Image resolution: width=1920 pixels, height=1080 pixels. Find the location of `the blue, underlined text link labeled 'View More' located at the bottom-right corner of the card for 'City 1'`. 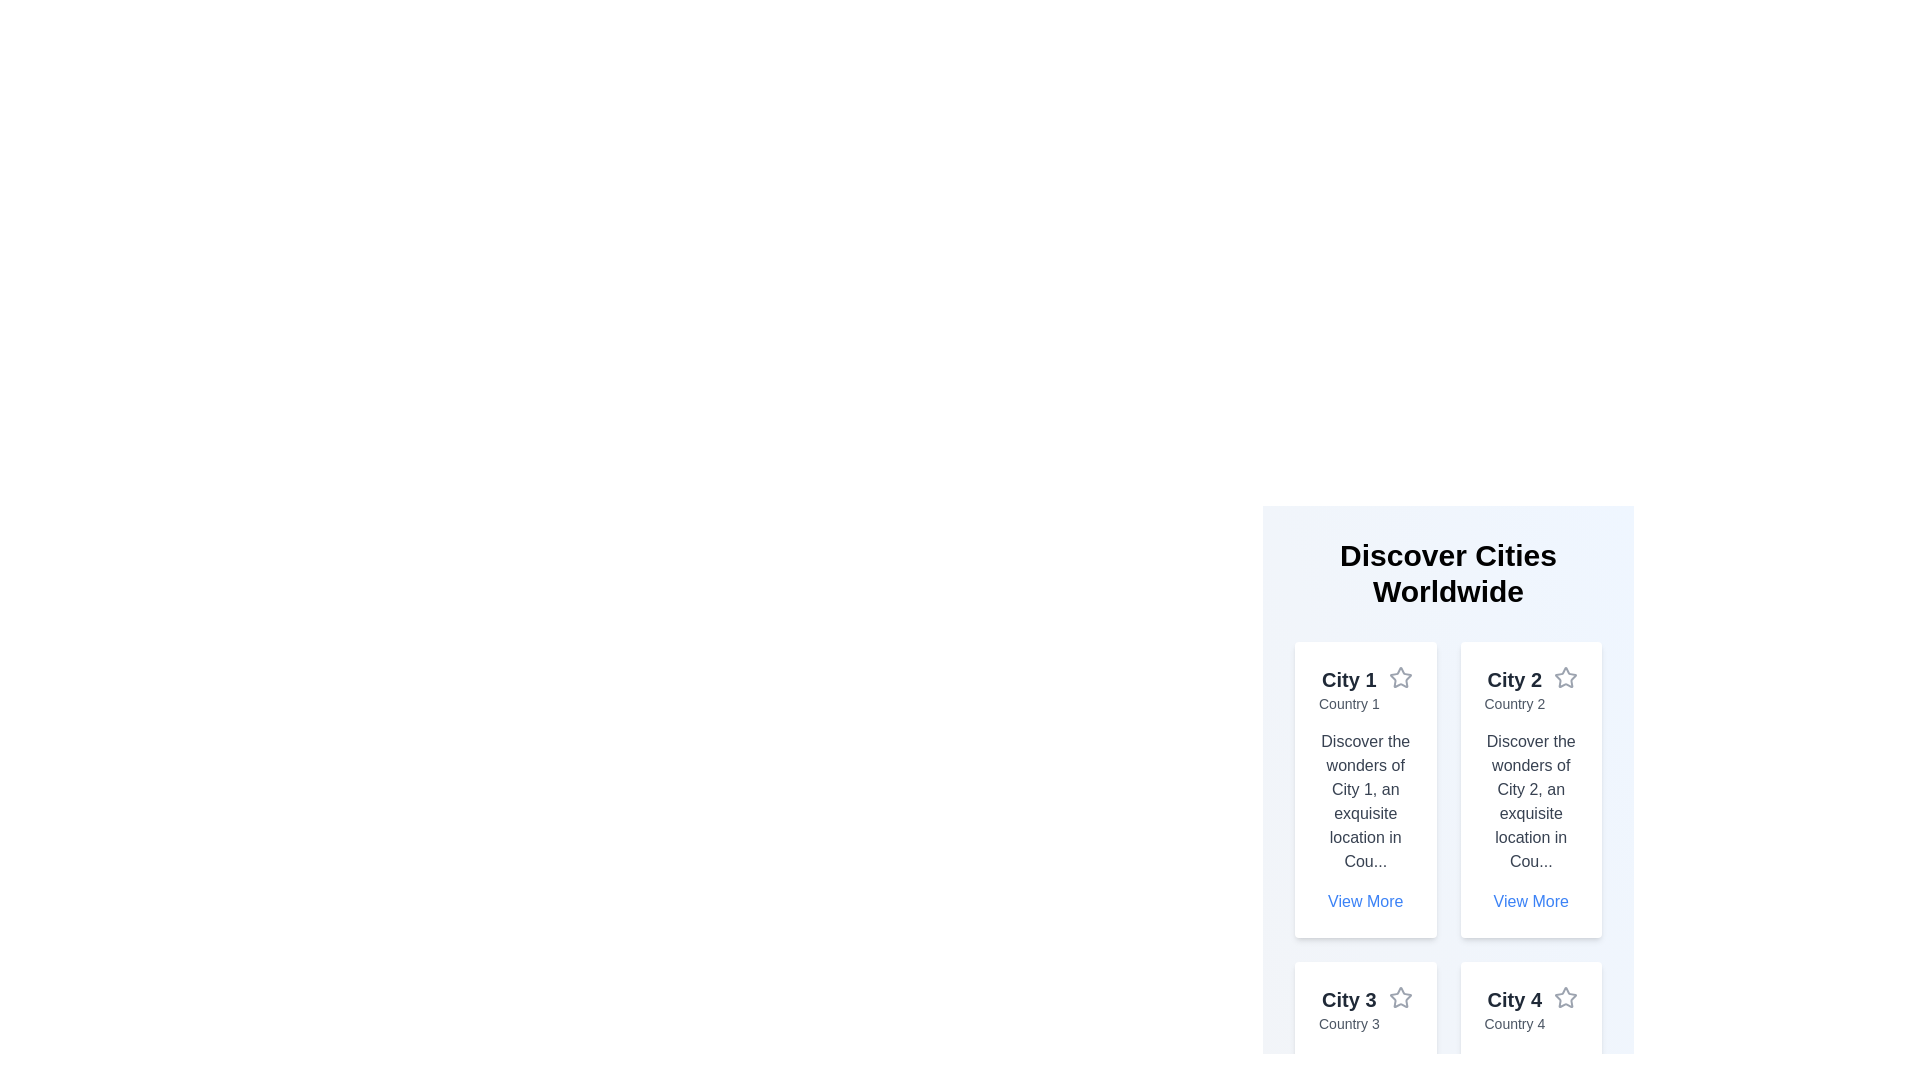

the blue, underlined text link labeled 'View More' located at the bottom-right corner of the card for 'City 1' is located at coordinates (1364, 902).